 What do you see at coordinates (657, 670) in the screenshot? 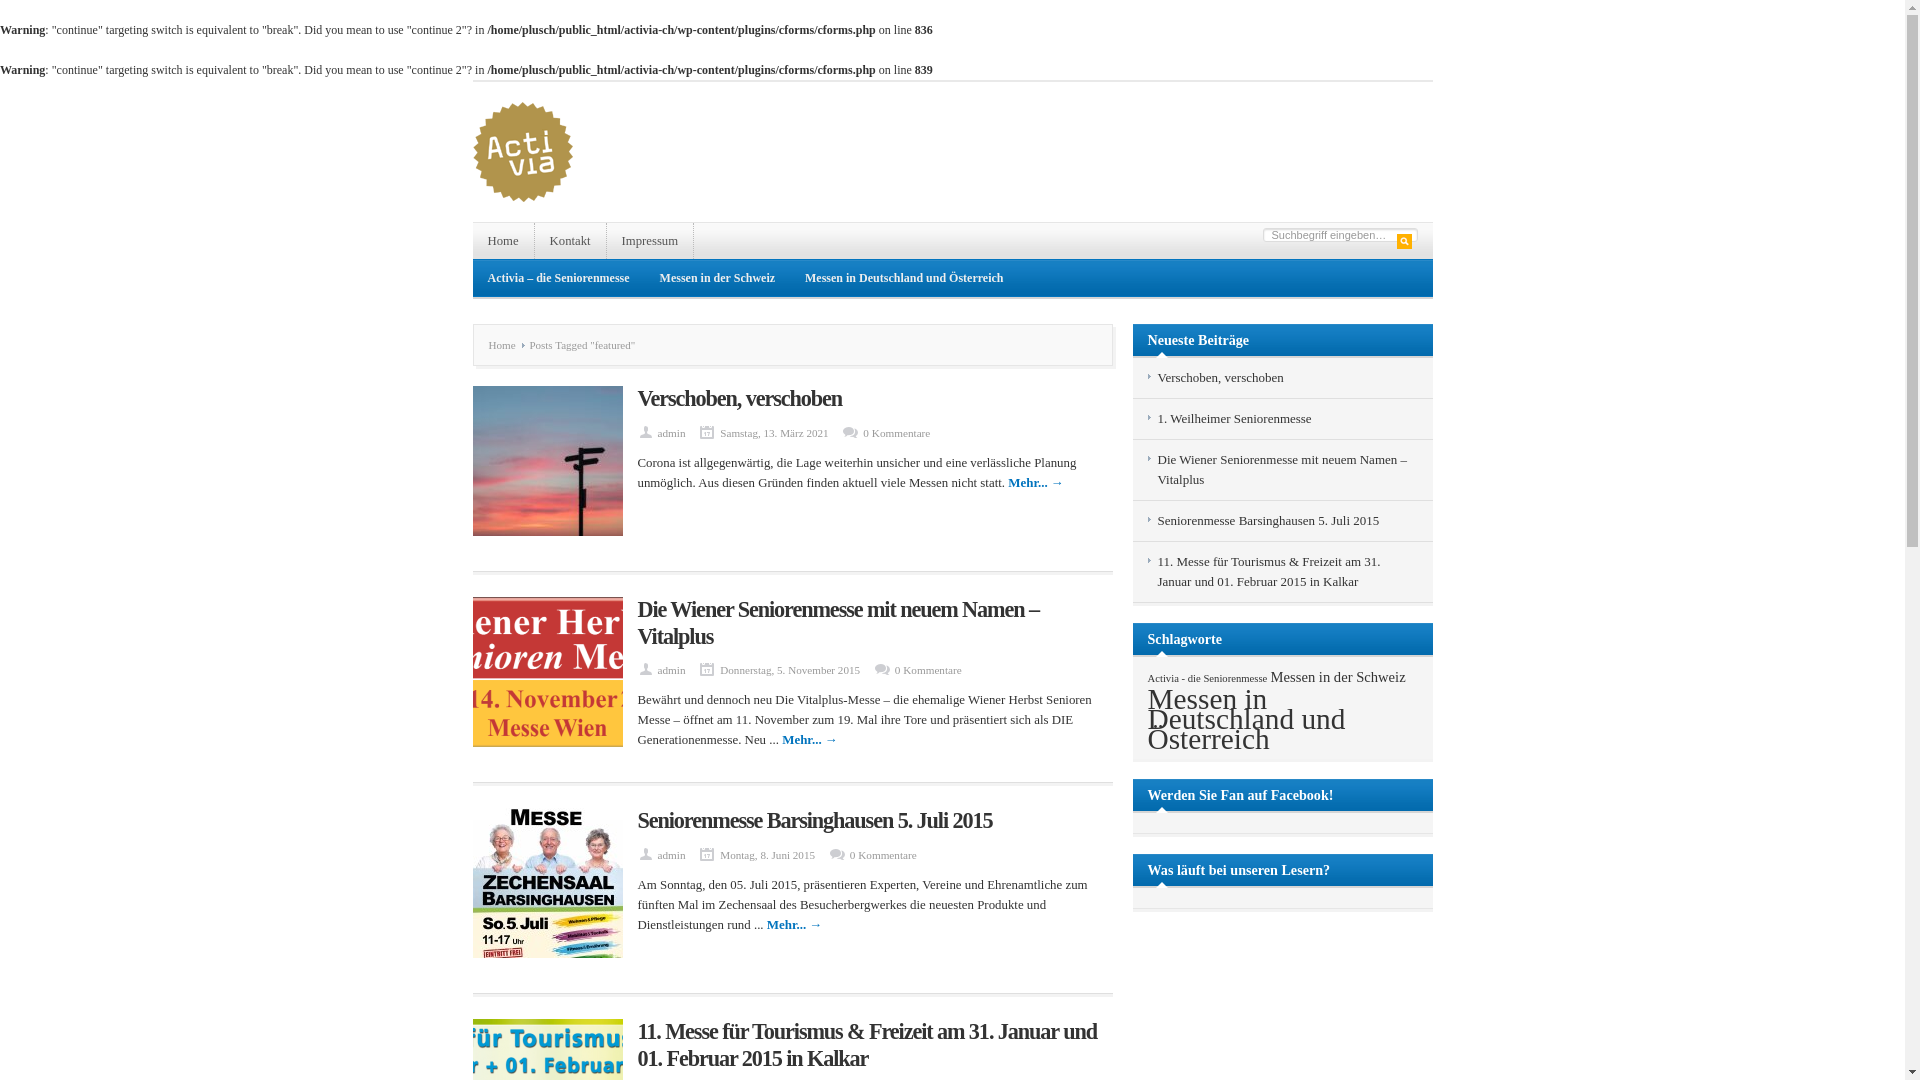
I see `'admin'` at bounding box center [657, 670].